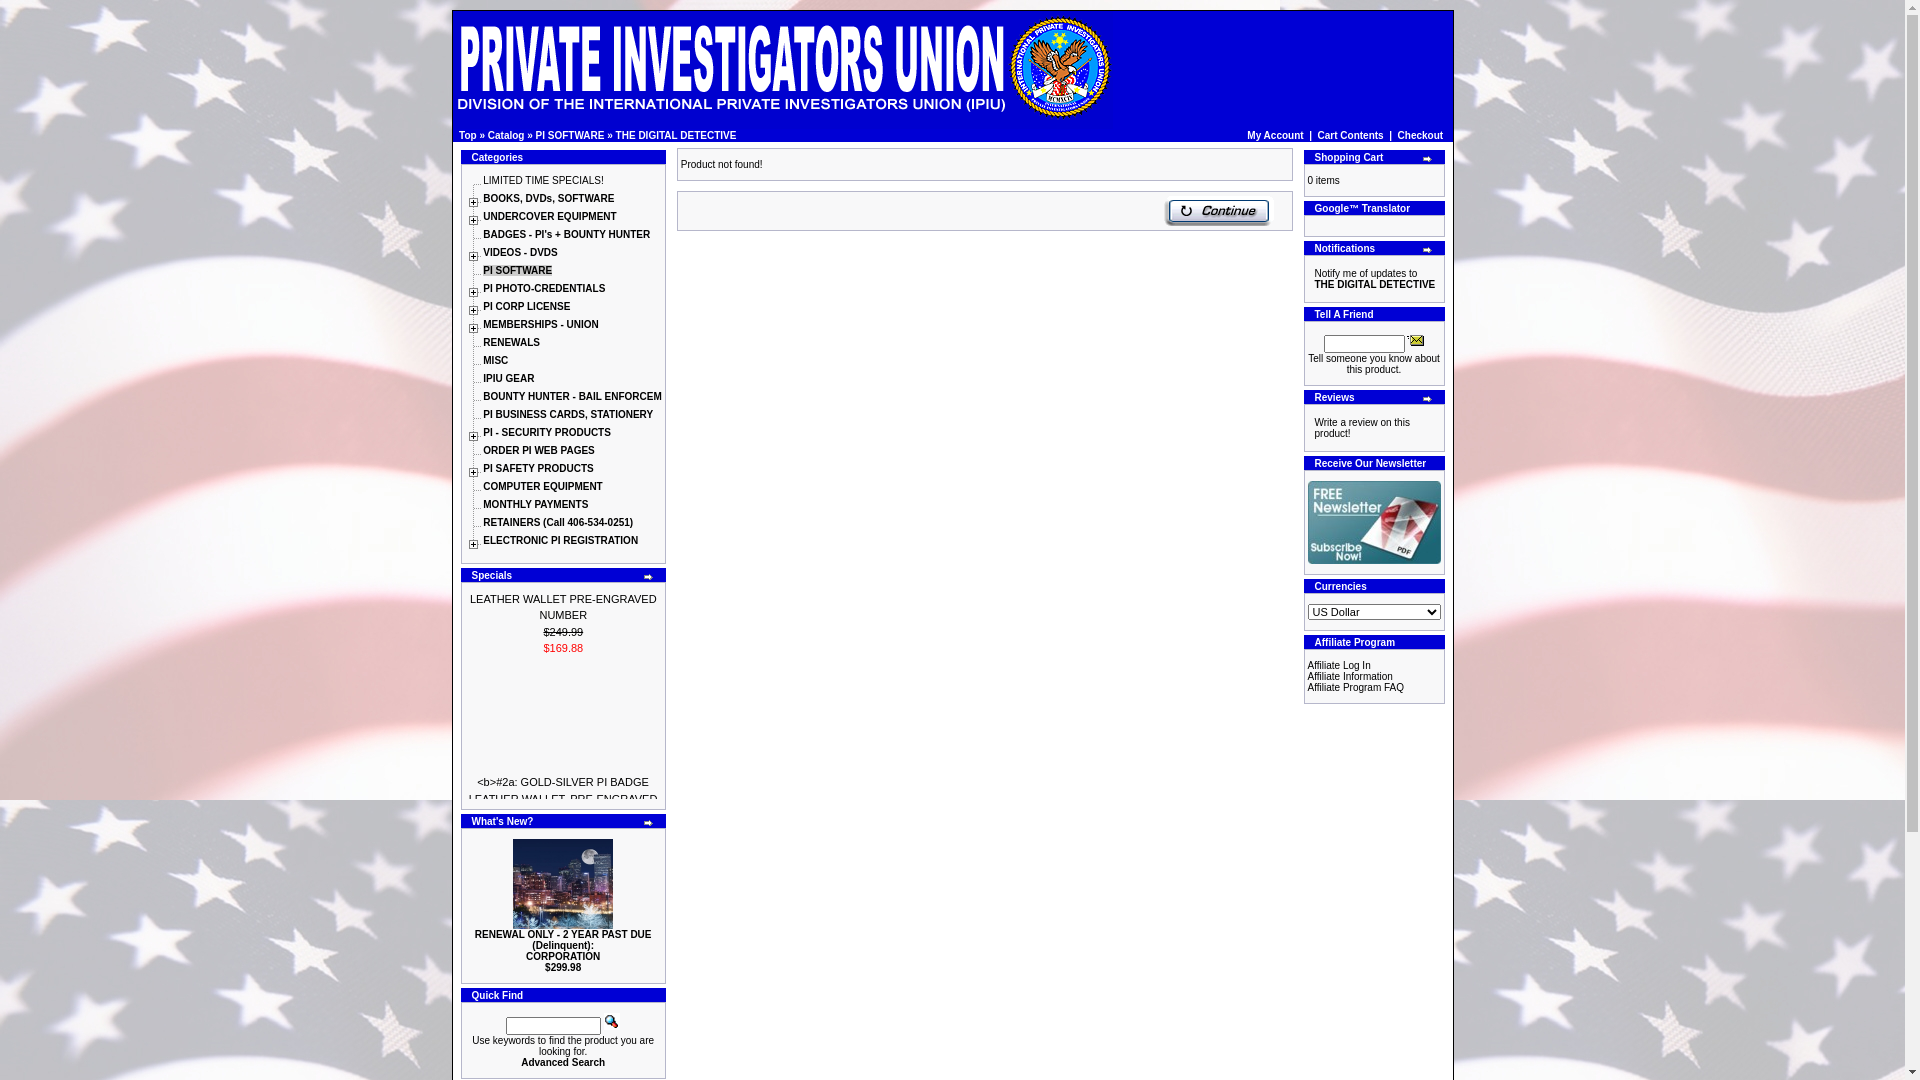 The image size is (1920, 1080). Describe the element at coordinates (1163, 211) in the screenshot. I see `' Continue '` at that location.